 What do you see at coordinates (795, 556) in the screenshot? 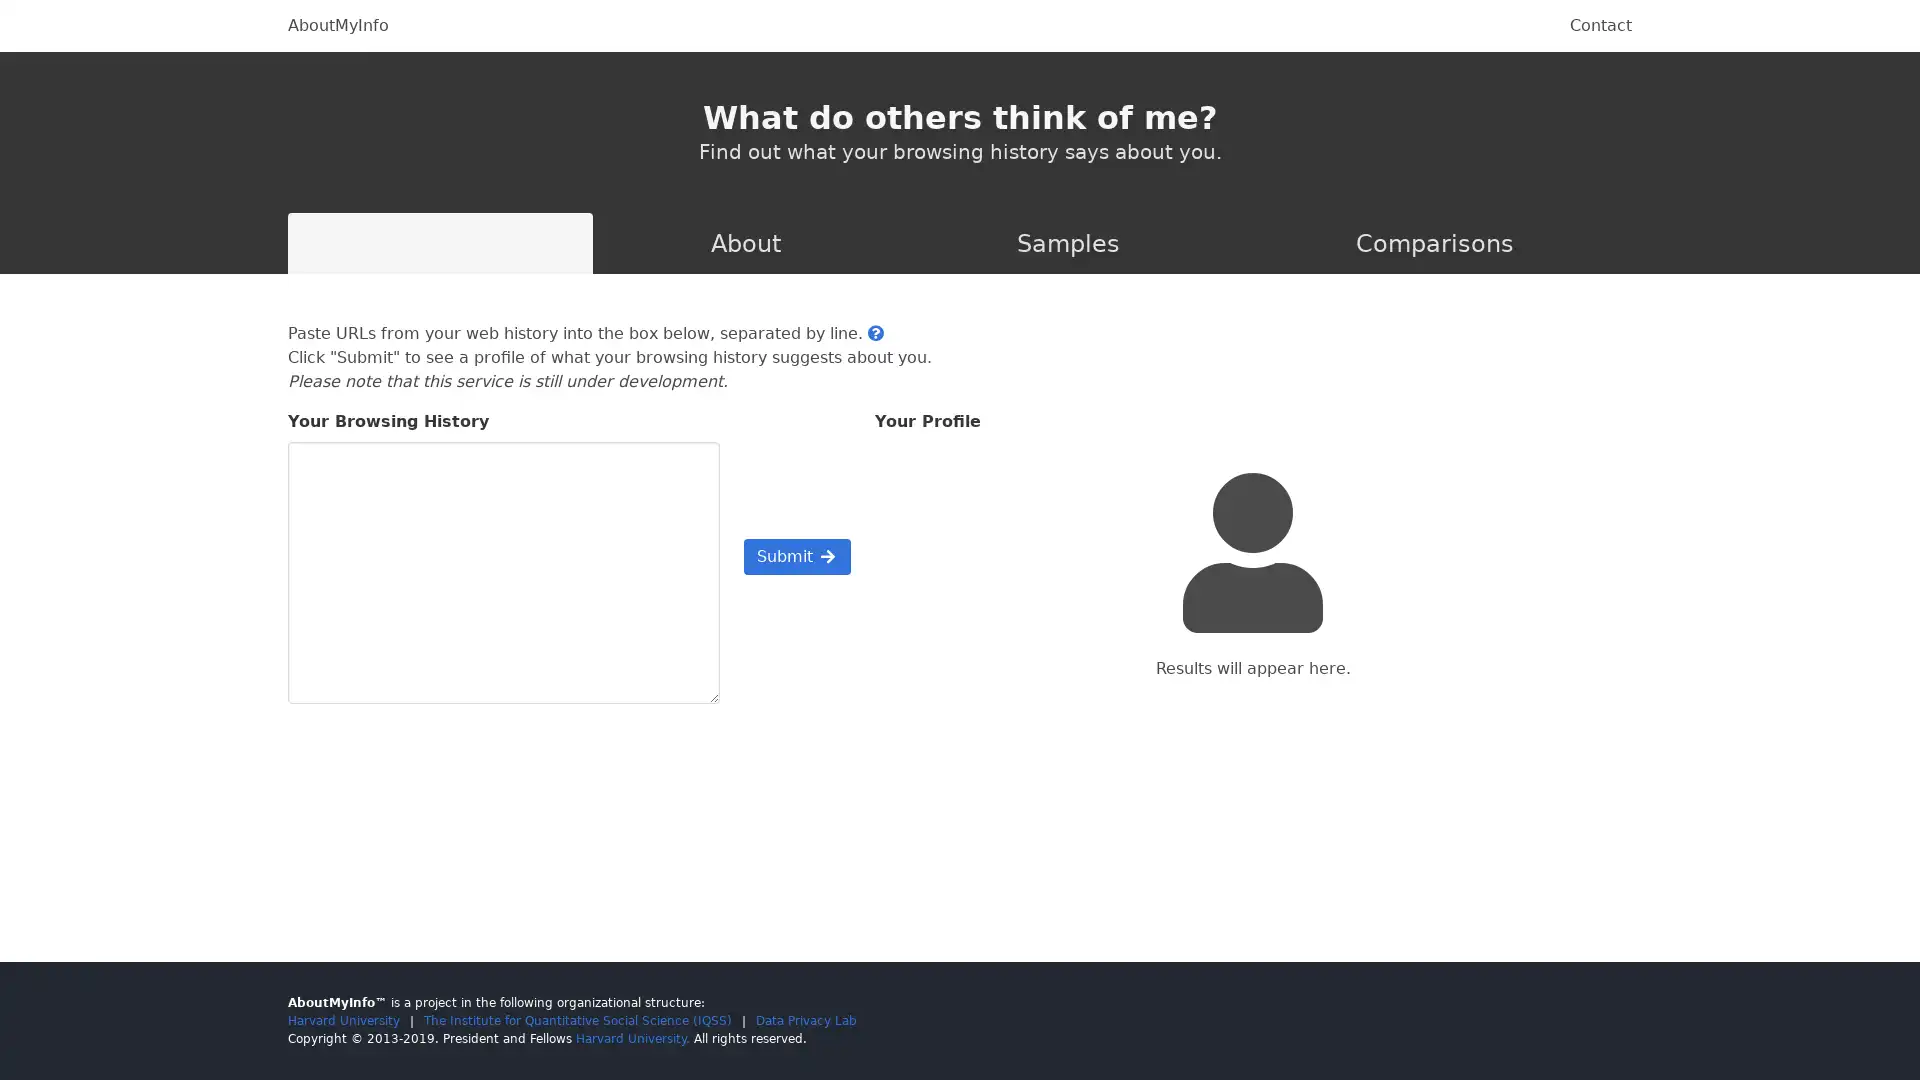
I see `Submit` at bounding box center [795, 556].